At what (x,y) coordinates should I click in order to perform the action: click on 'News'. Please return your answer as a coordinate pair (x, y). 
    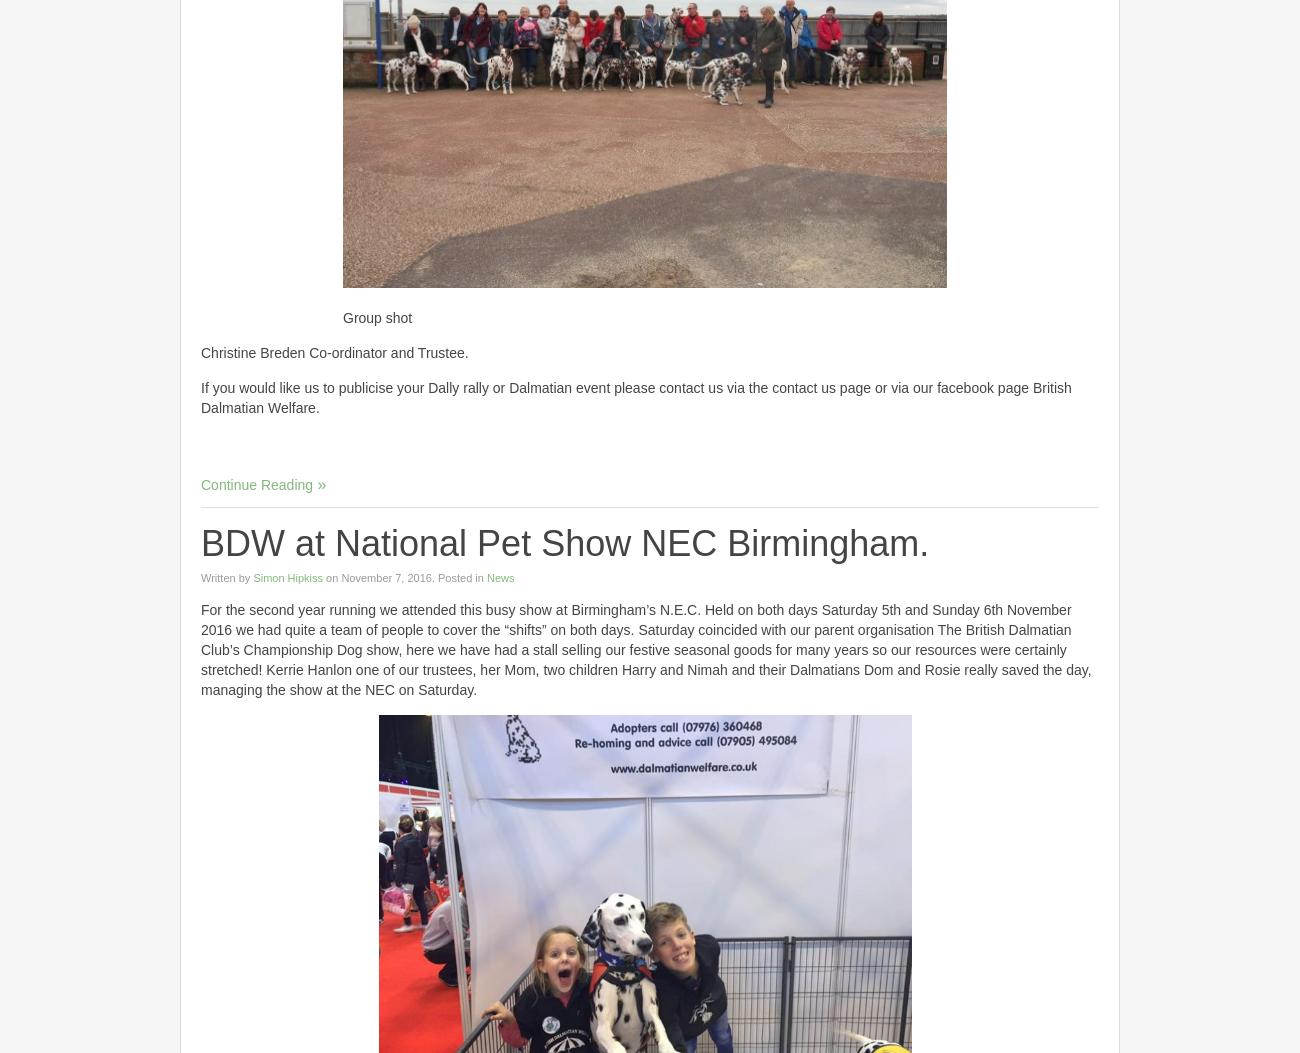
    Looking at the image, I should click on (499, 577).